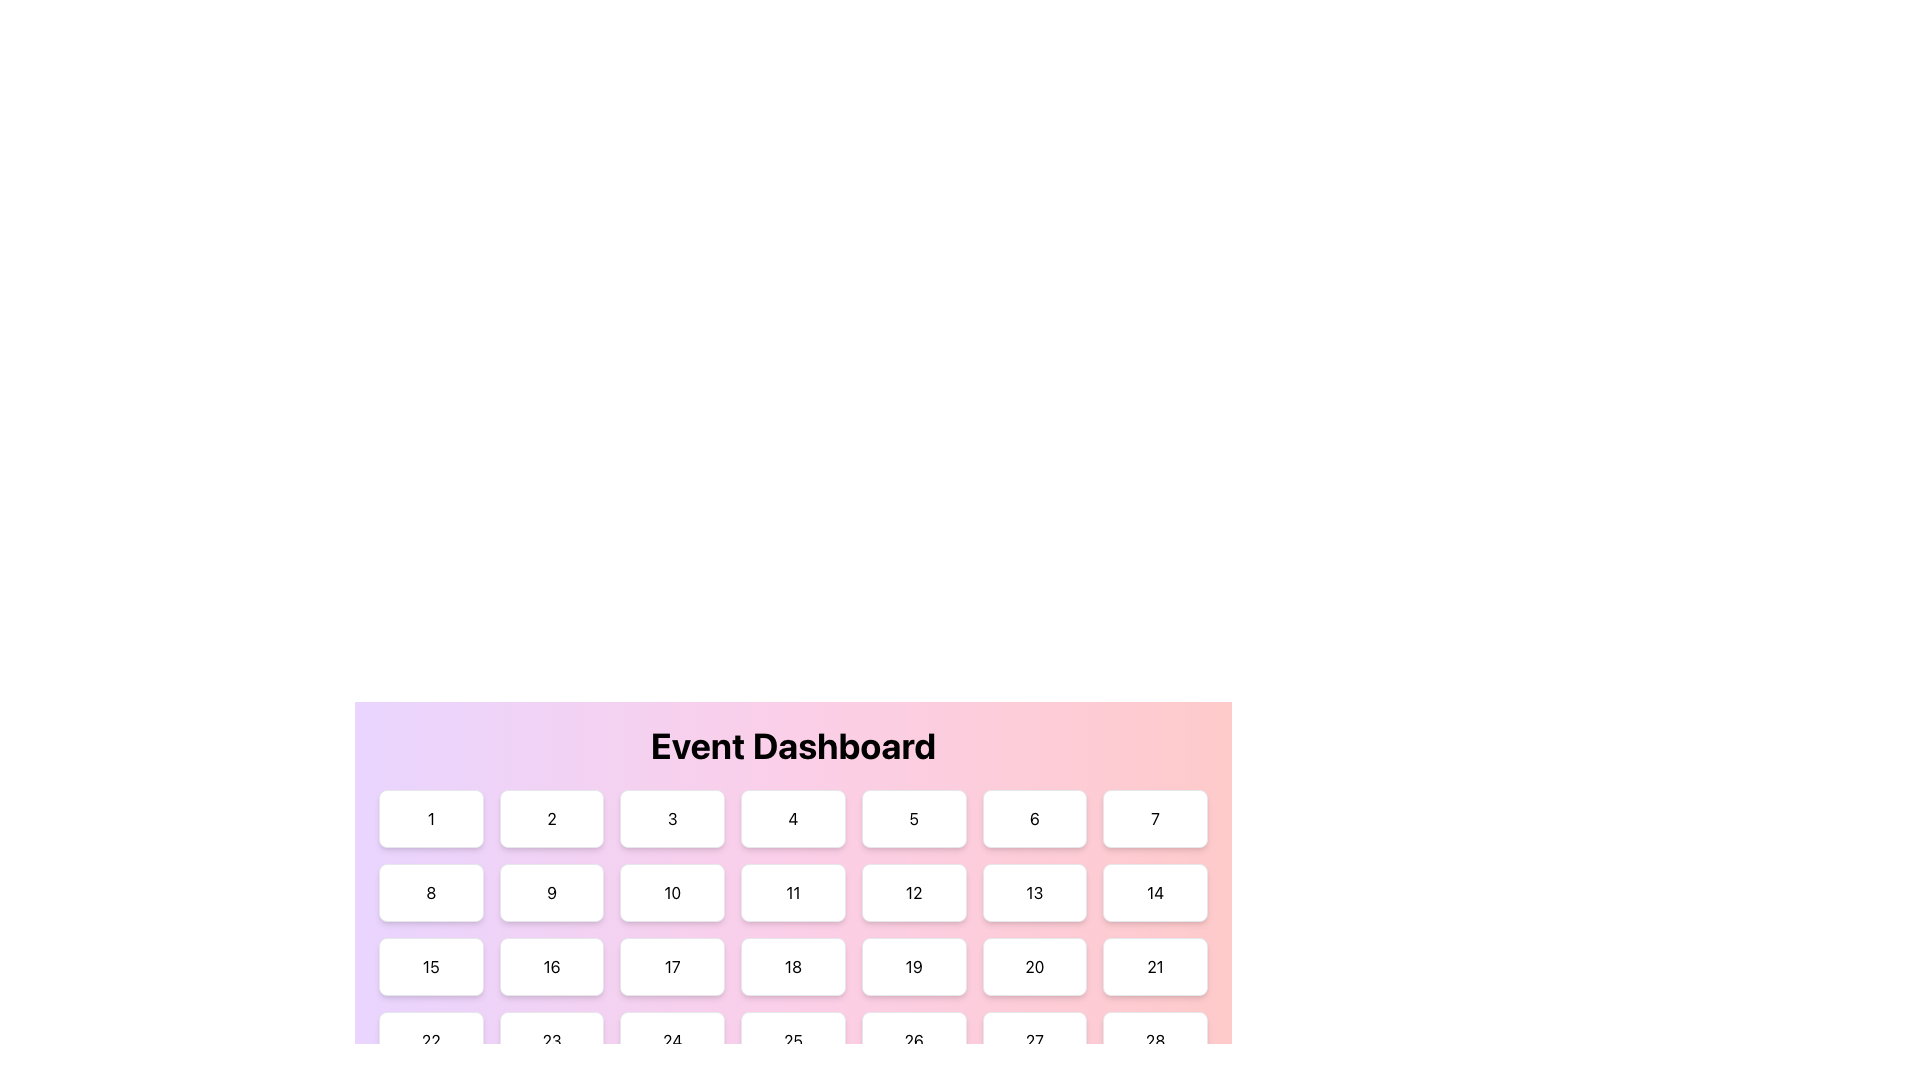 This screenshot has width=1920, height=1080. I want to click on the interactive grid cell containing the number '7', so click(1155, 818).